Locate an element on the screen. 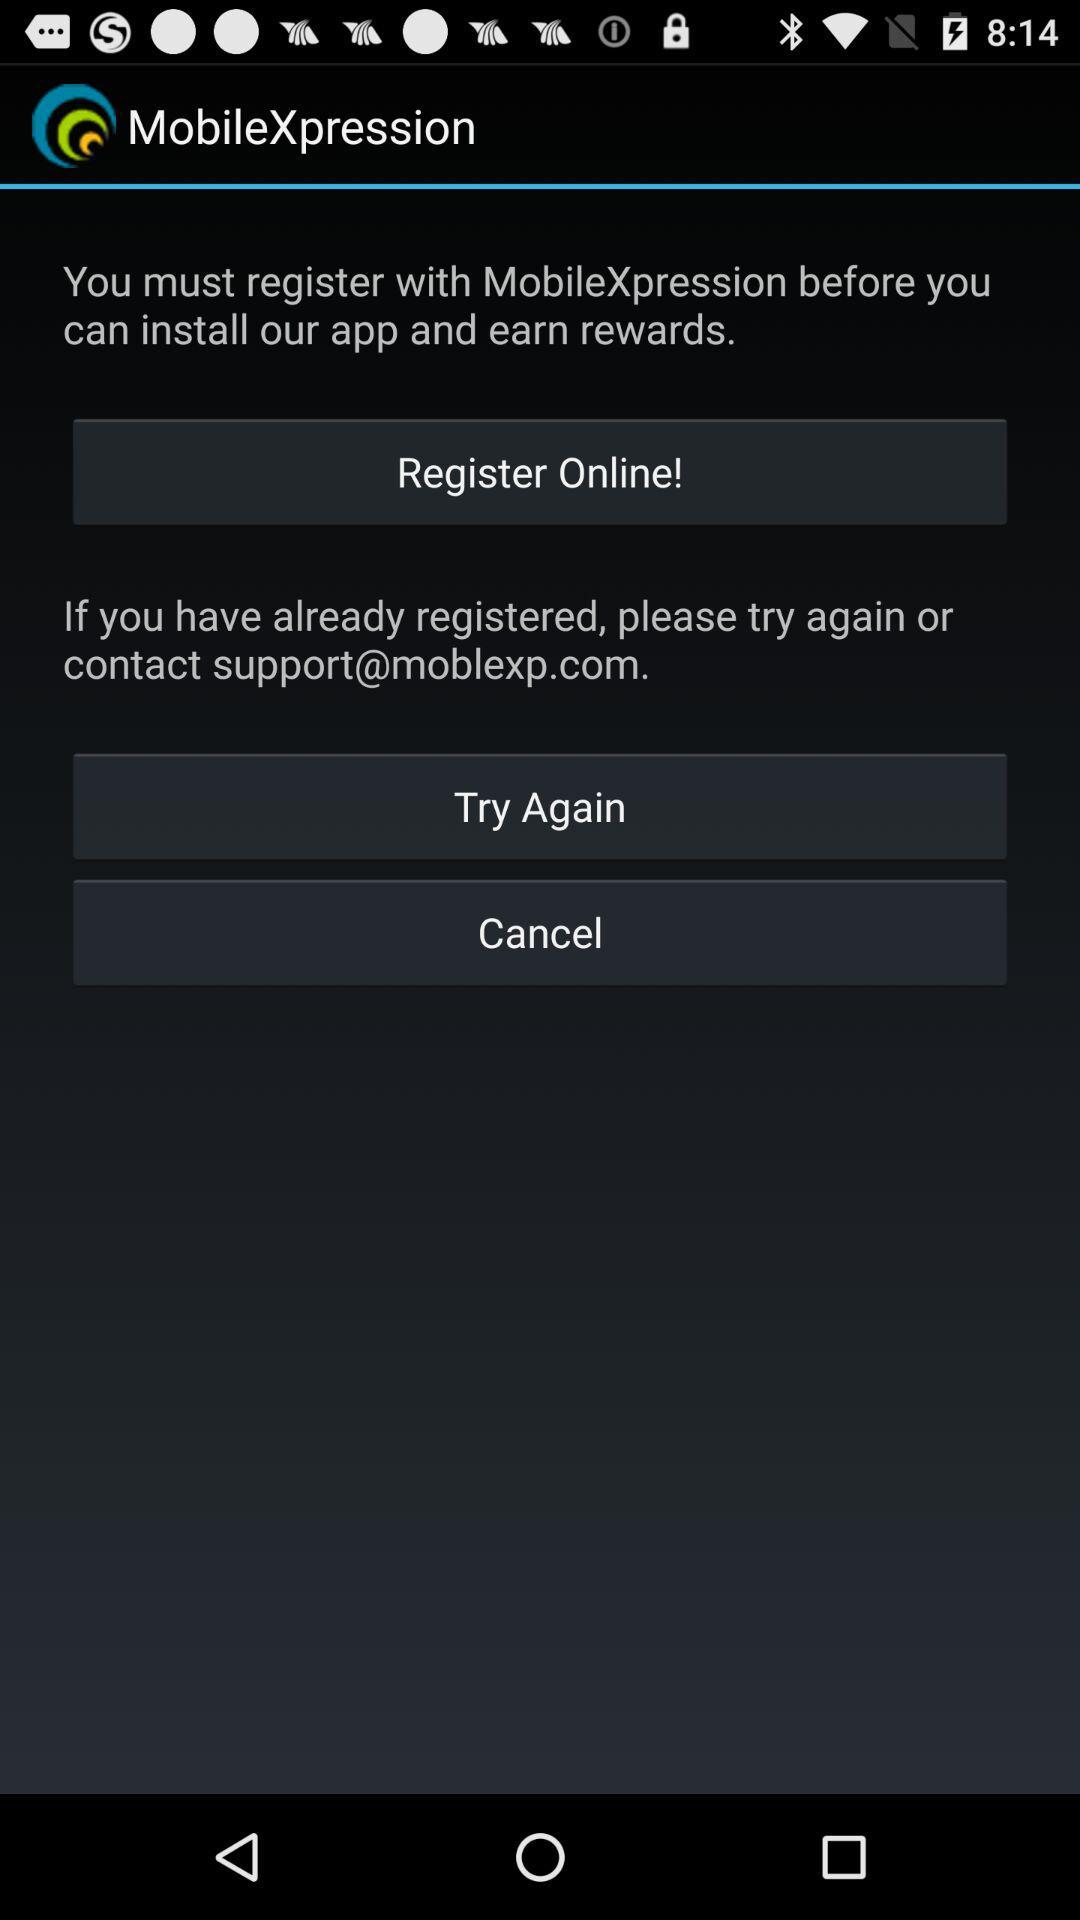 This screenshot has width=1080, height=1920. cancel item is located at coordinates (540, 930).